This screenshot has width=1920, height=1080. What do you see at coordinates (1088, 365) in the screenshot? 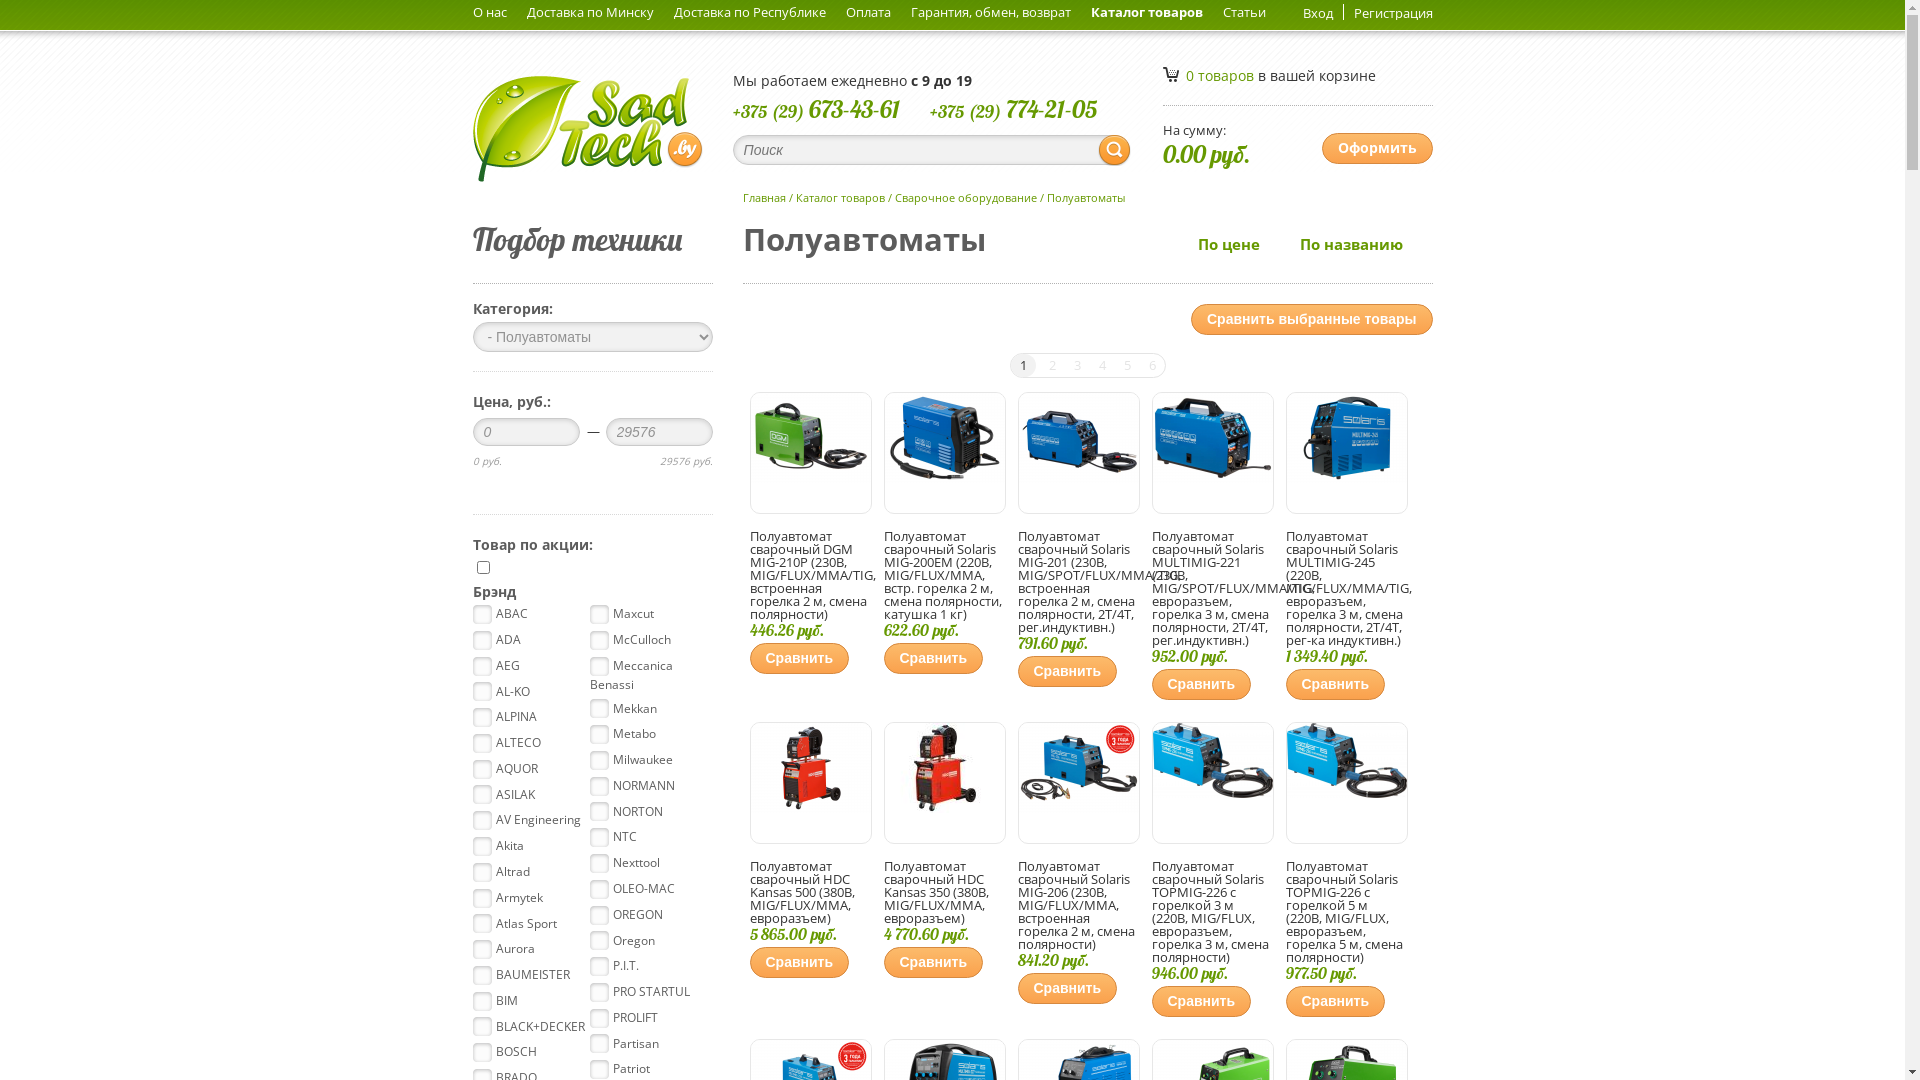
I see `'4'` at bounding box center [1088, 365].